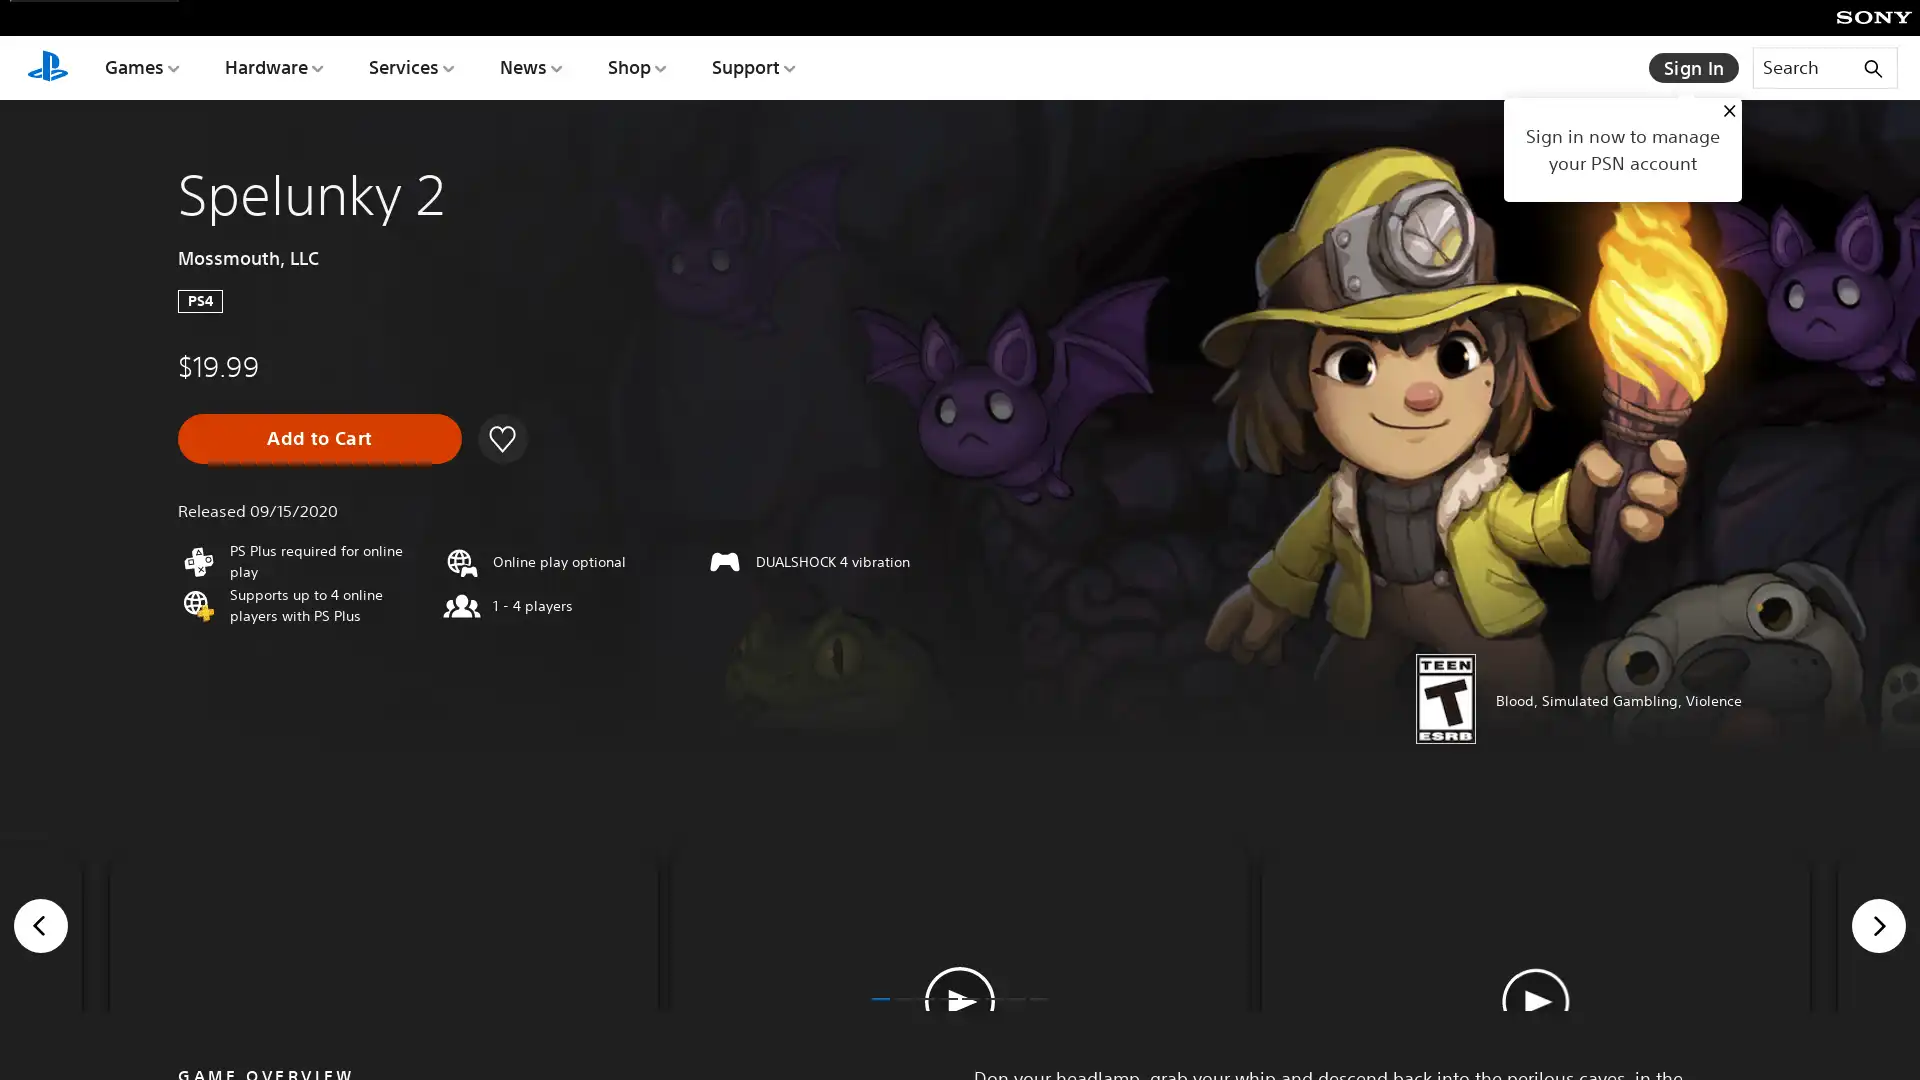  I want to click on Sign In, so click(1693, 67).